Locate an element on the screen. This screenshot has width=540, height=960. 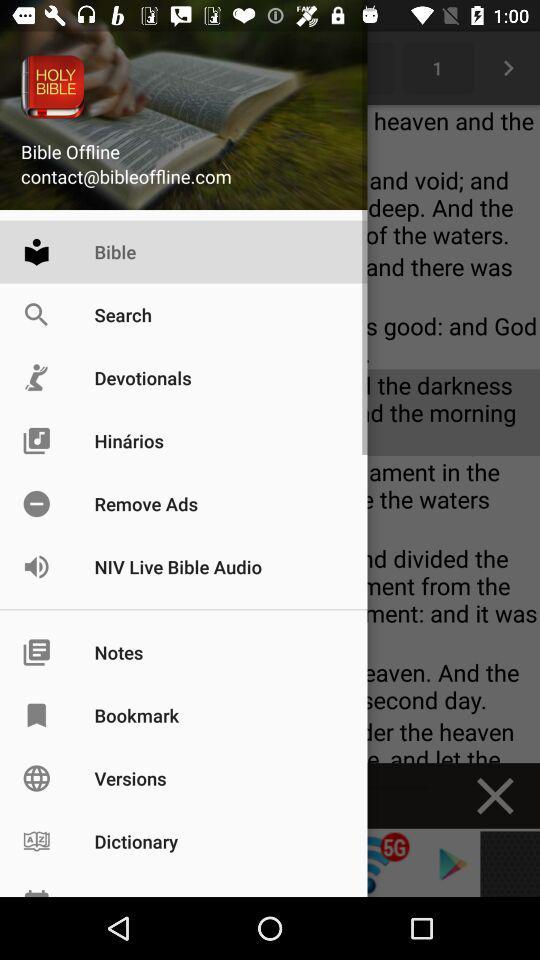
the close icon is located at coordinates (494, 795).